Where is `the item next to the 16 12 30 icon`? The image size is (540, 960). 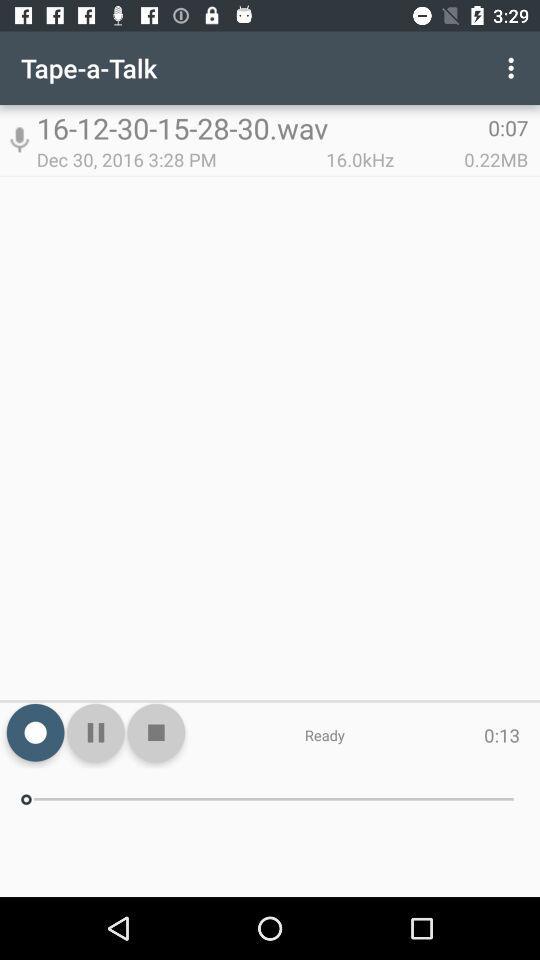 the item next to the 16 12 30 icon is located at coordinates (513, 68).